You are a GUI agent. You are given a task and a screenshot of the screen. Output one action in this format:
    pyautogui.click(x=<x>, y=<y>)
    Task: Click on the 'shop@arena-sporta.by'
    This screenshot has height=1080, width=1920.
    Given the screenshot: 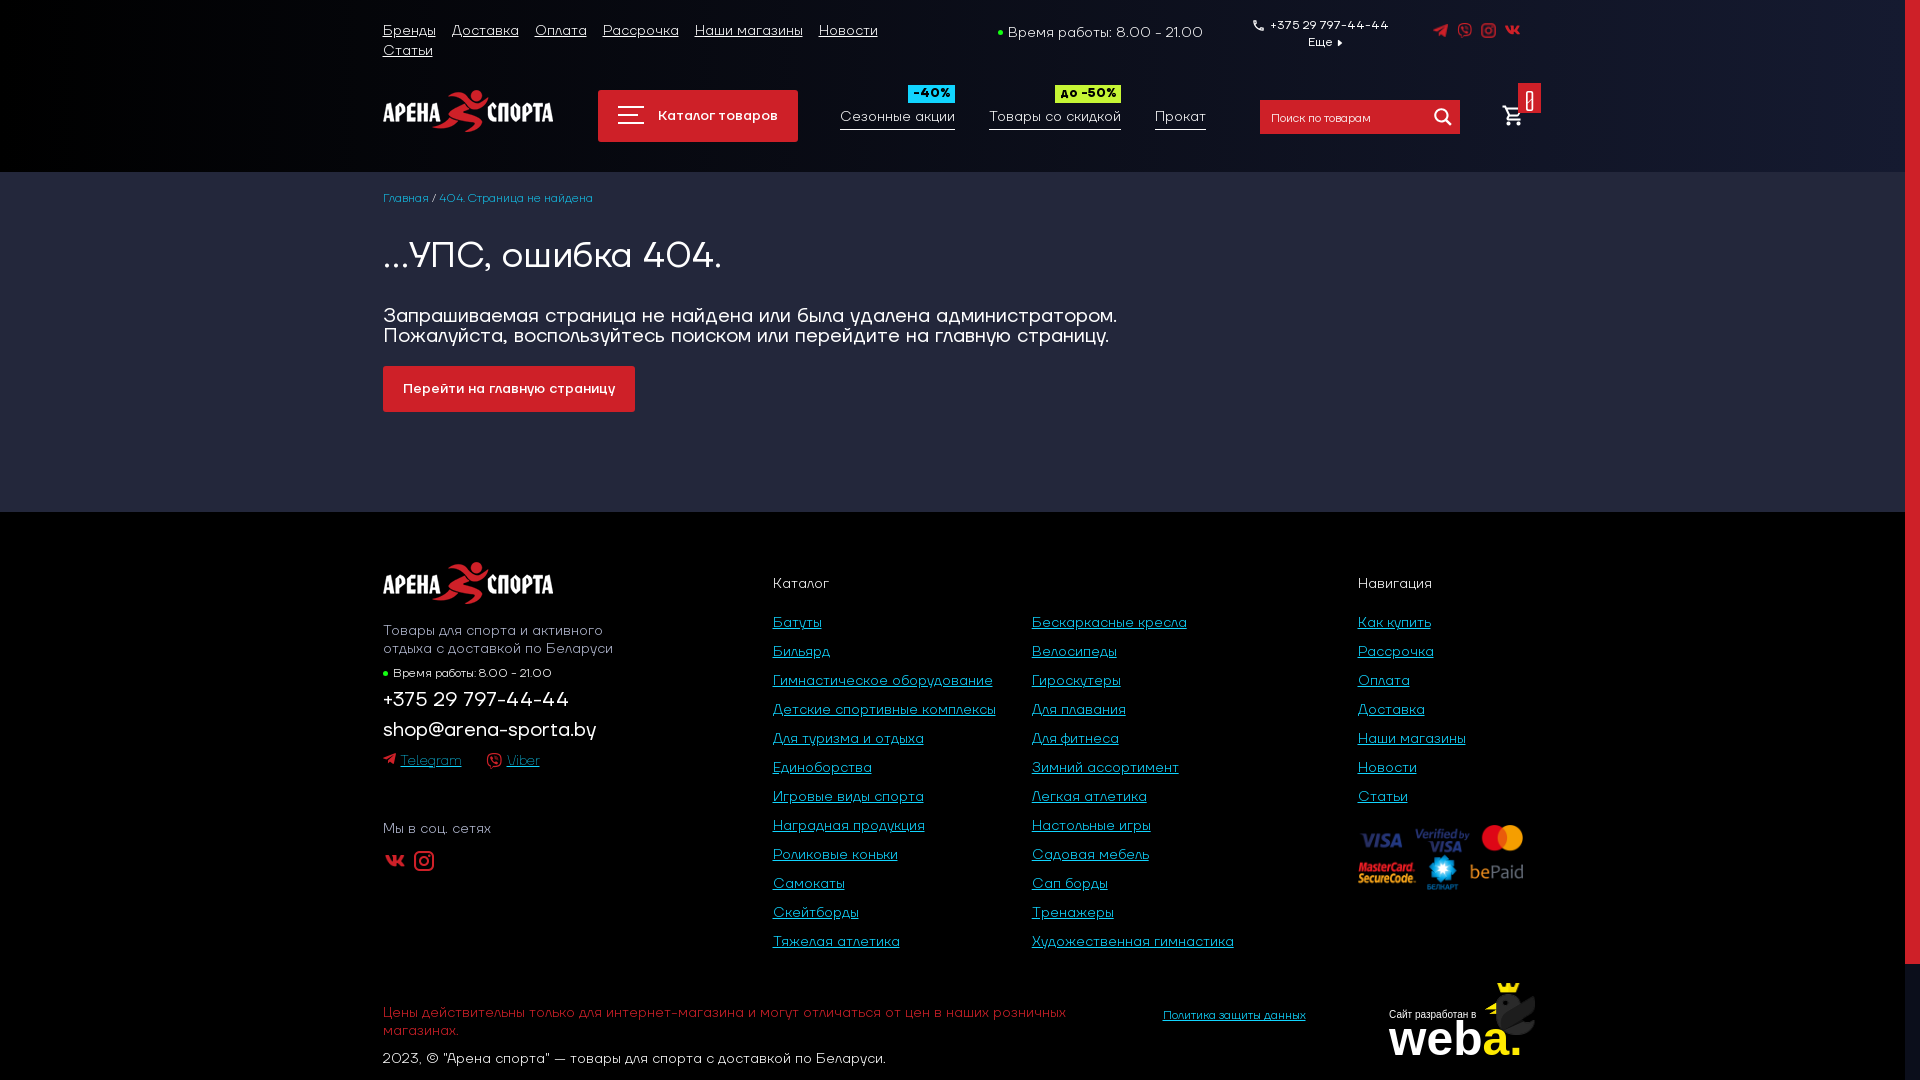 What is the action you would take?
    pyautogui.click(x=513, y=729)
    